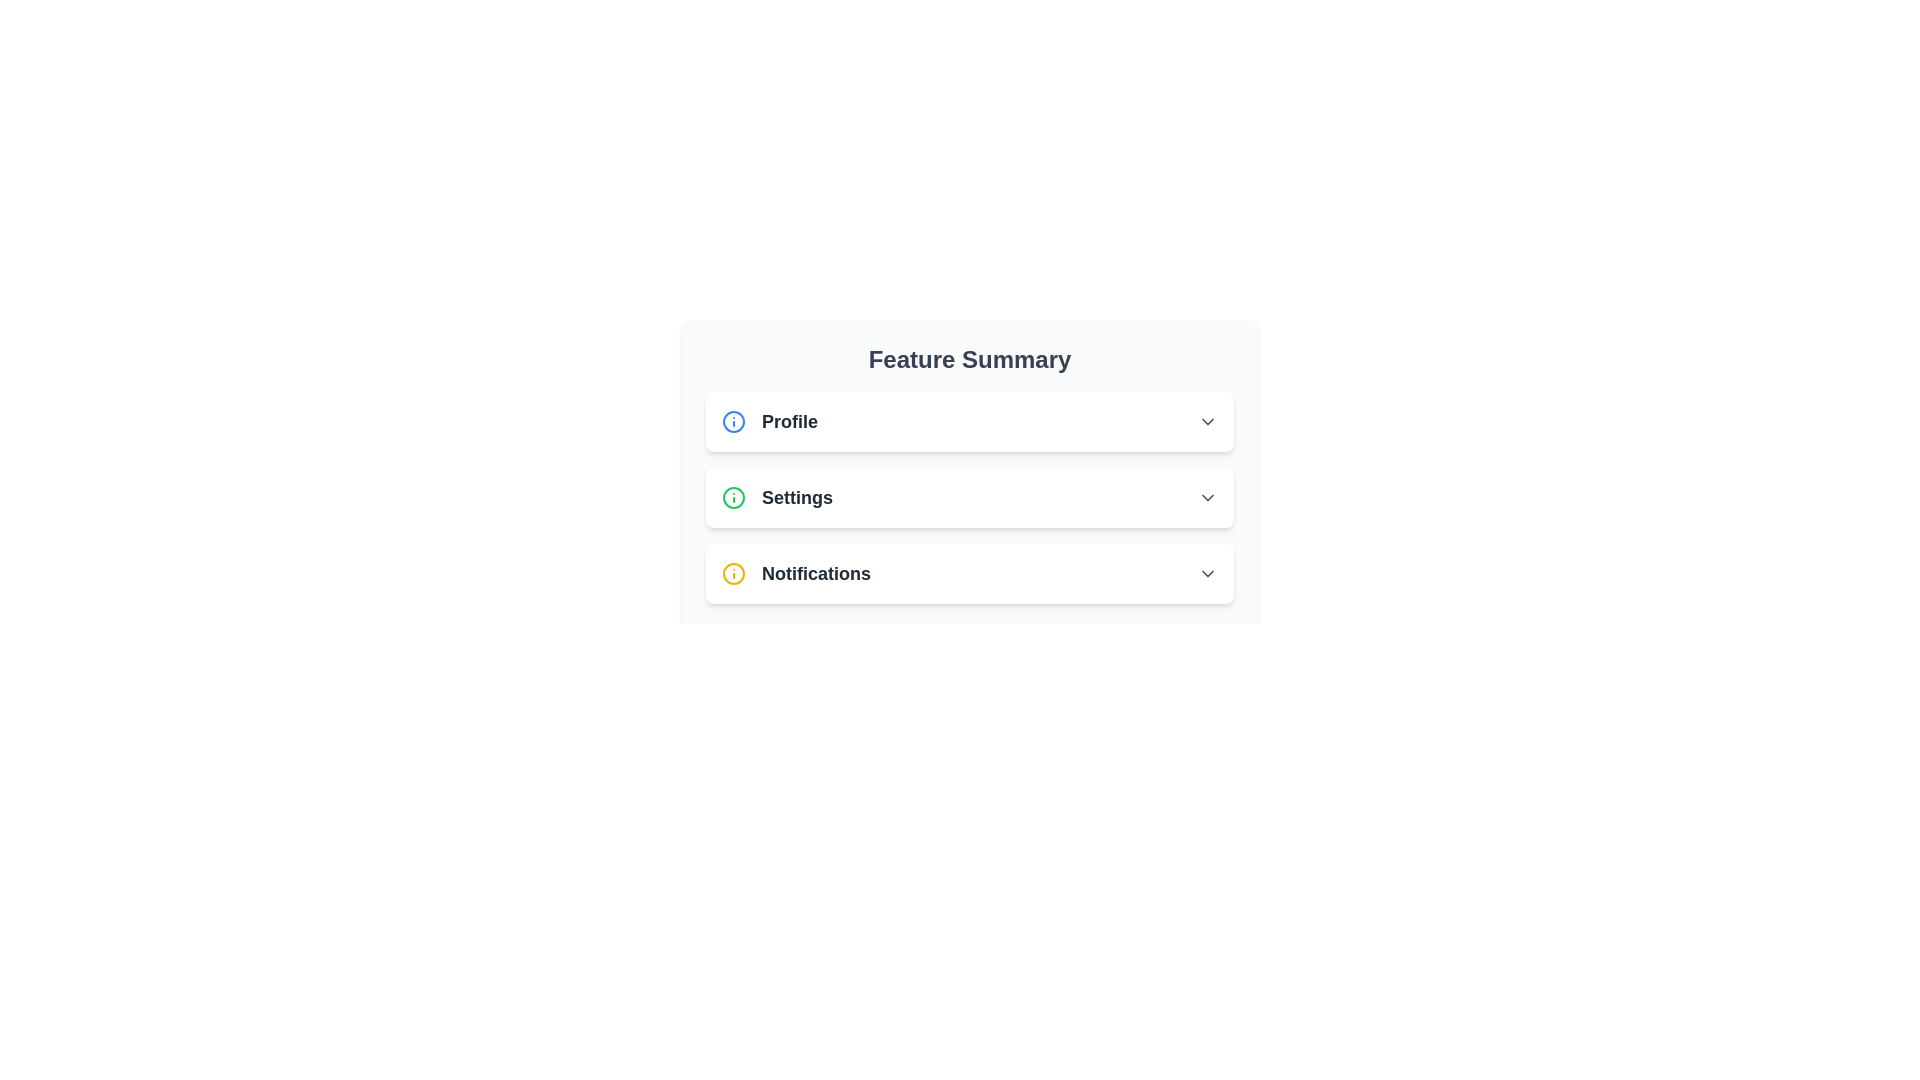 This screenshot has height=1080, width=1920. What do you see at coordinates (1207, 574) in the screenshot?
I see `the Dropdown toggle icon located to the right of the 'Notifications' text` at bounding box center [1207, 574].